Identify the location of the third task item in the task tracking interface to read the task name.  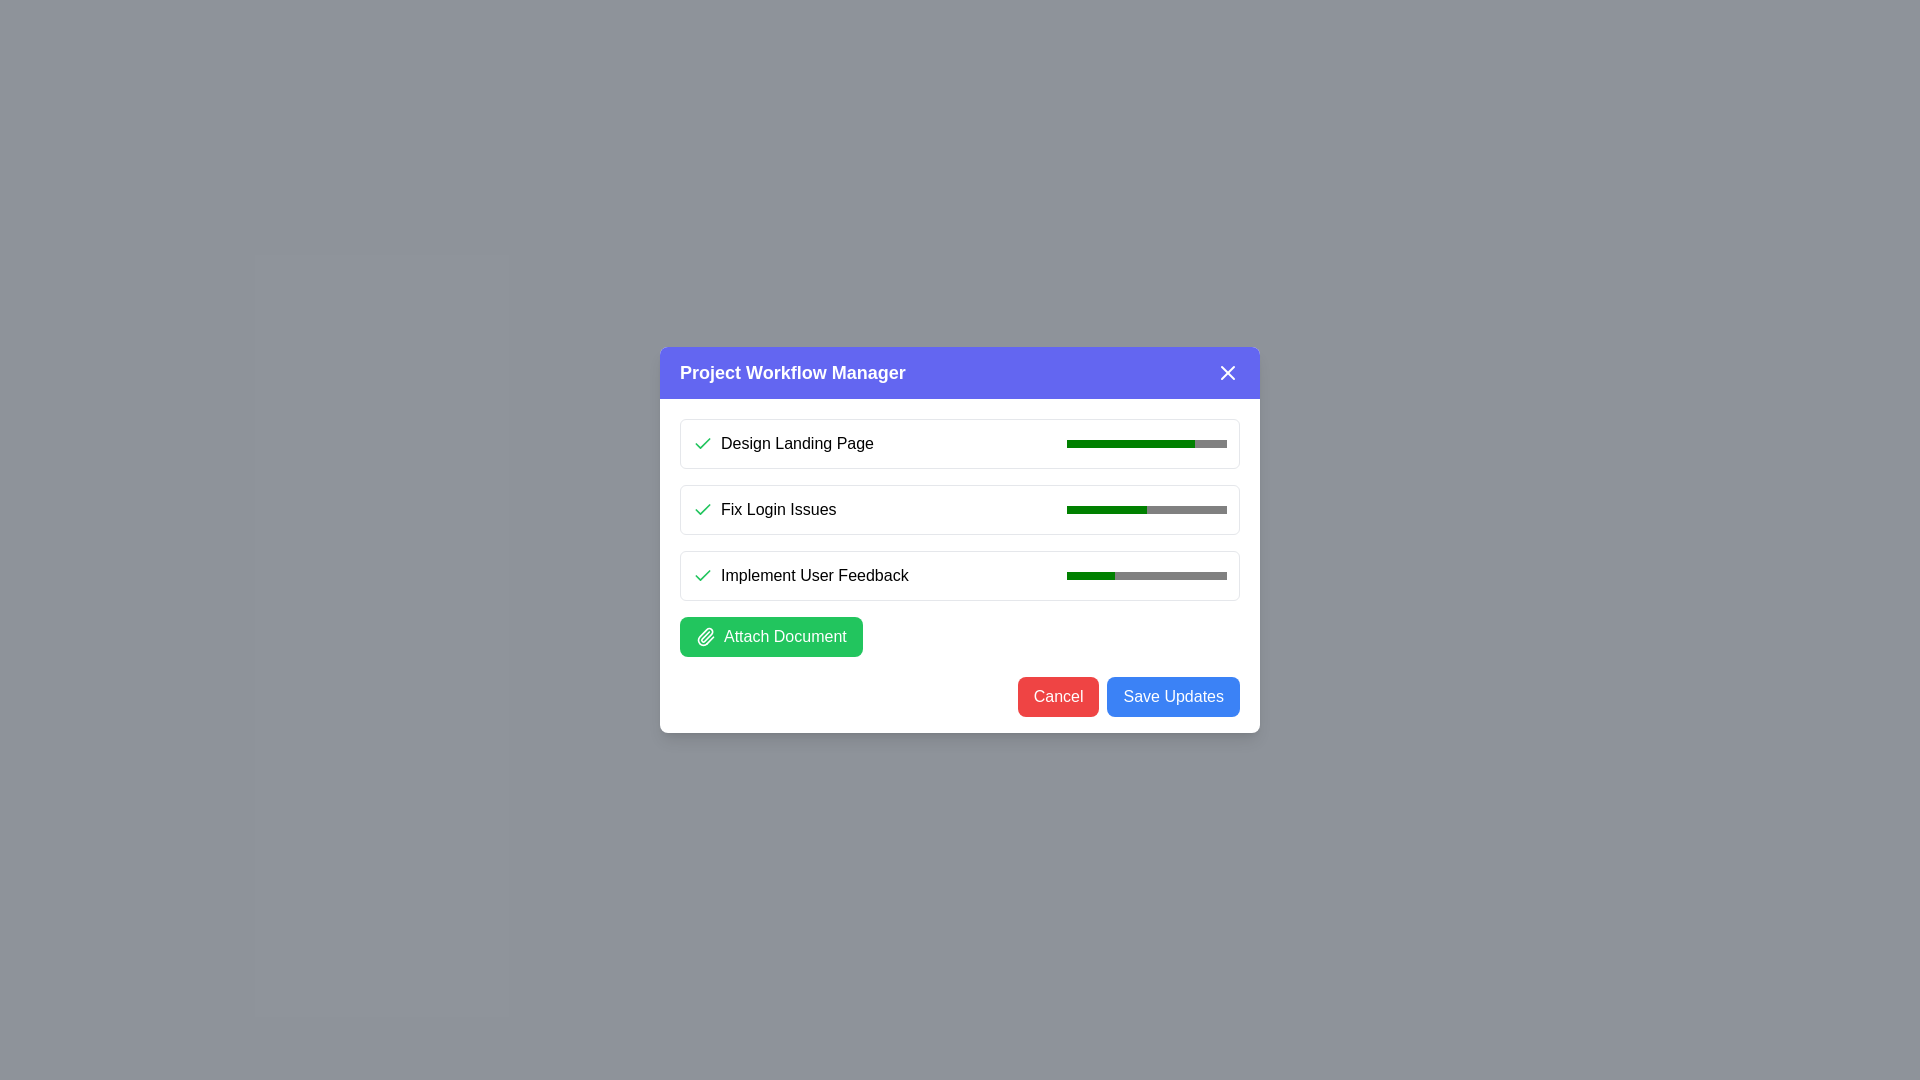
(960, 575).